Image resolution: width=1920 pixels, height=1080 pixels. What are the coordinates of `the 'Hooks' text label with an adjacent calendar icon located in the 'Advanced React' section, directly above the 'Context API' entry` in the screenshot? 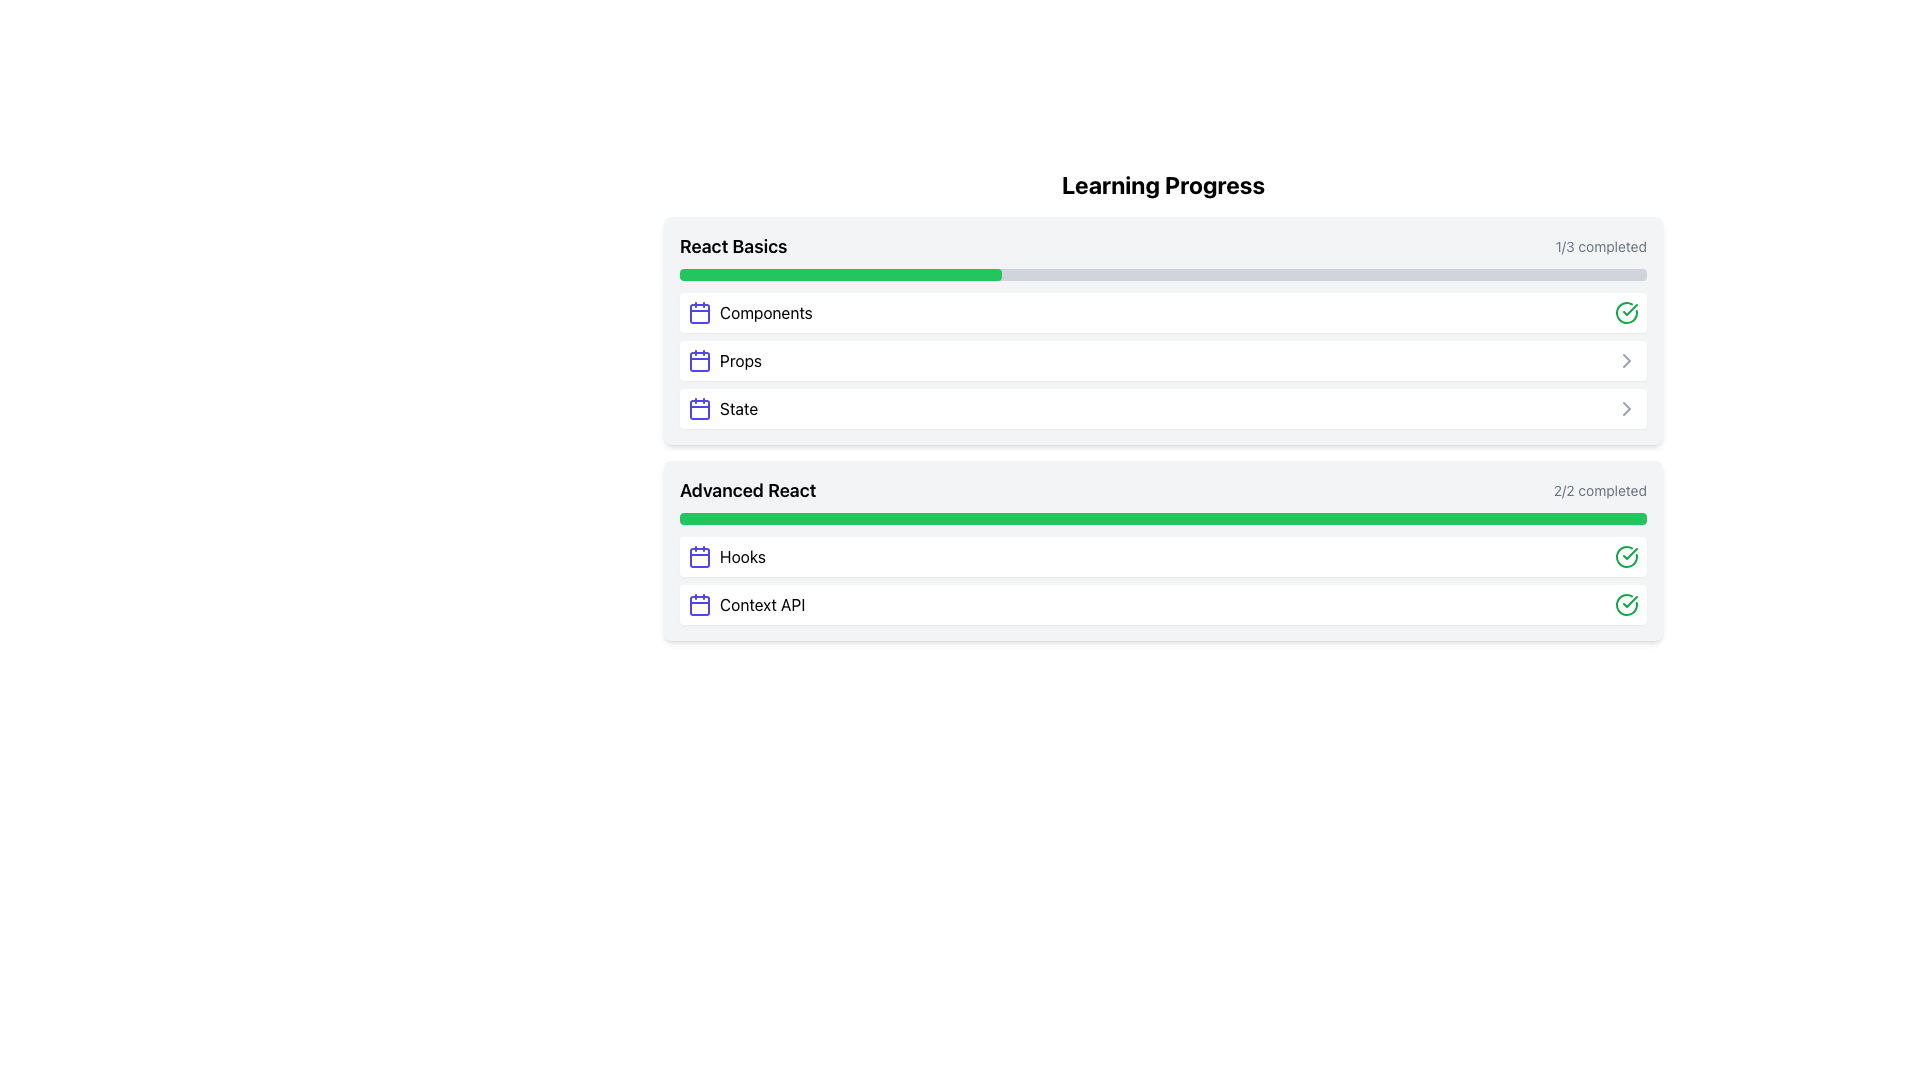 It's located at (725, 556).